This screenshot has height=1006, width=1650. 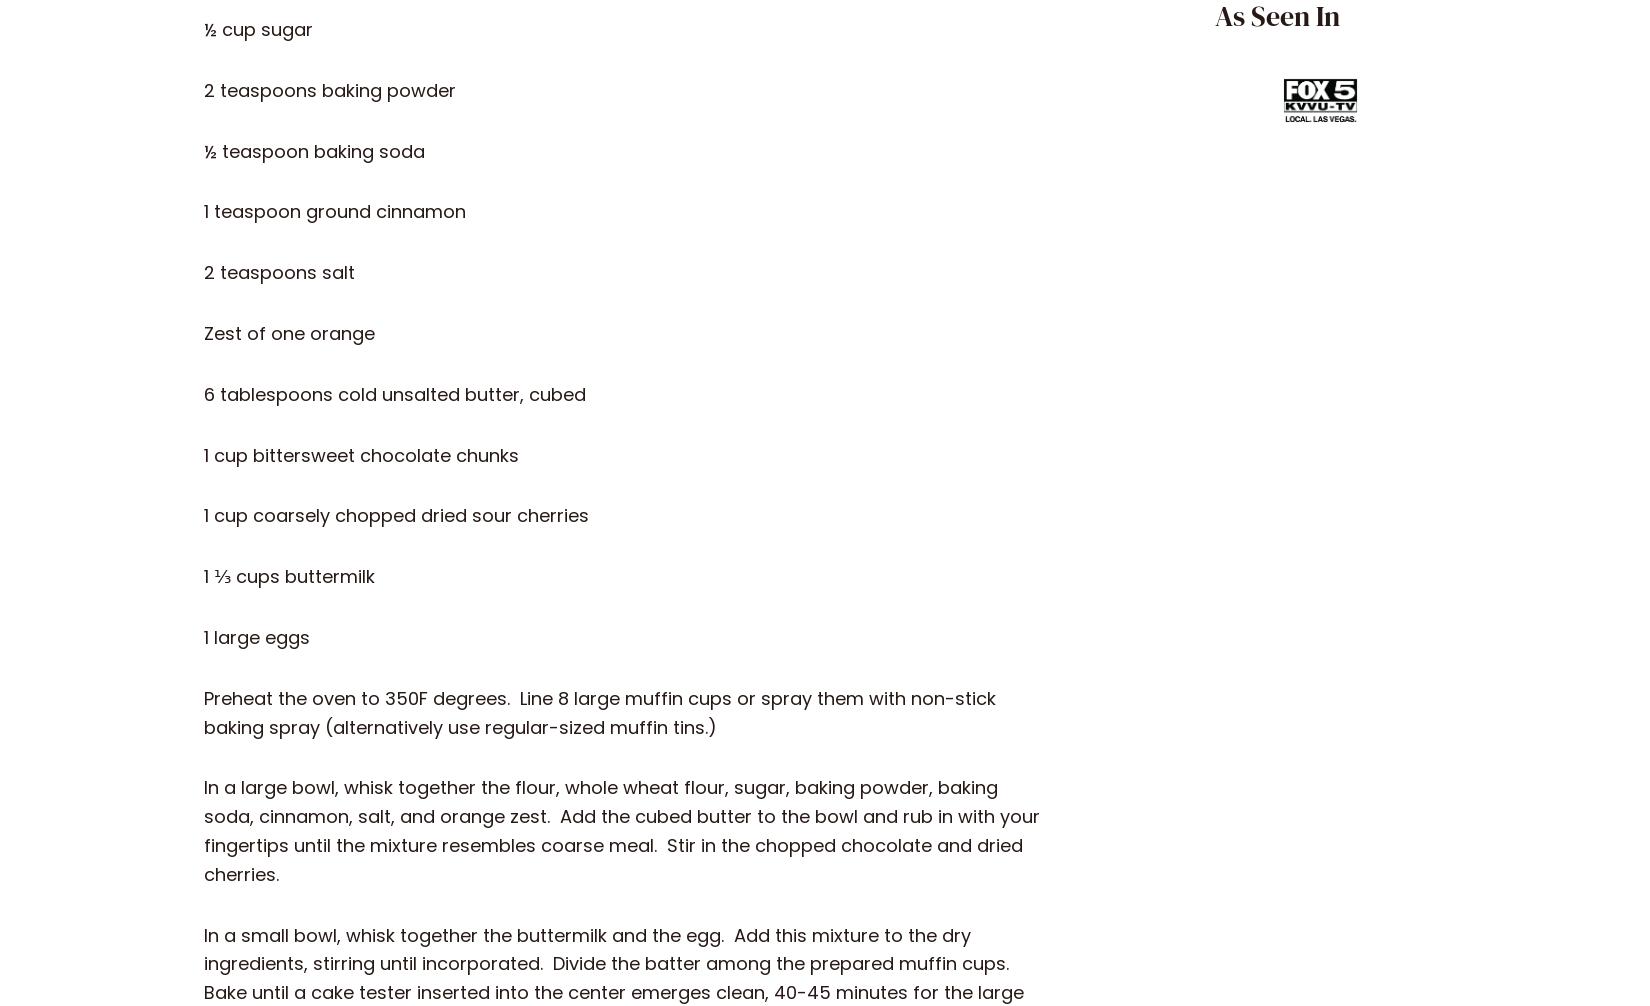 I want to click on '½ teaspoon baking soda', so click(x=314, y=150).